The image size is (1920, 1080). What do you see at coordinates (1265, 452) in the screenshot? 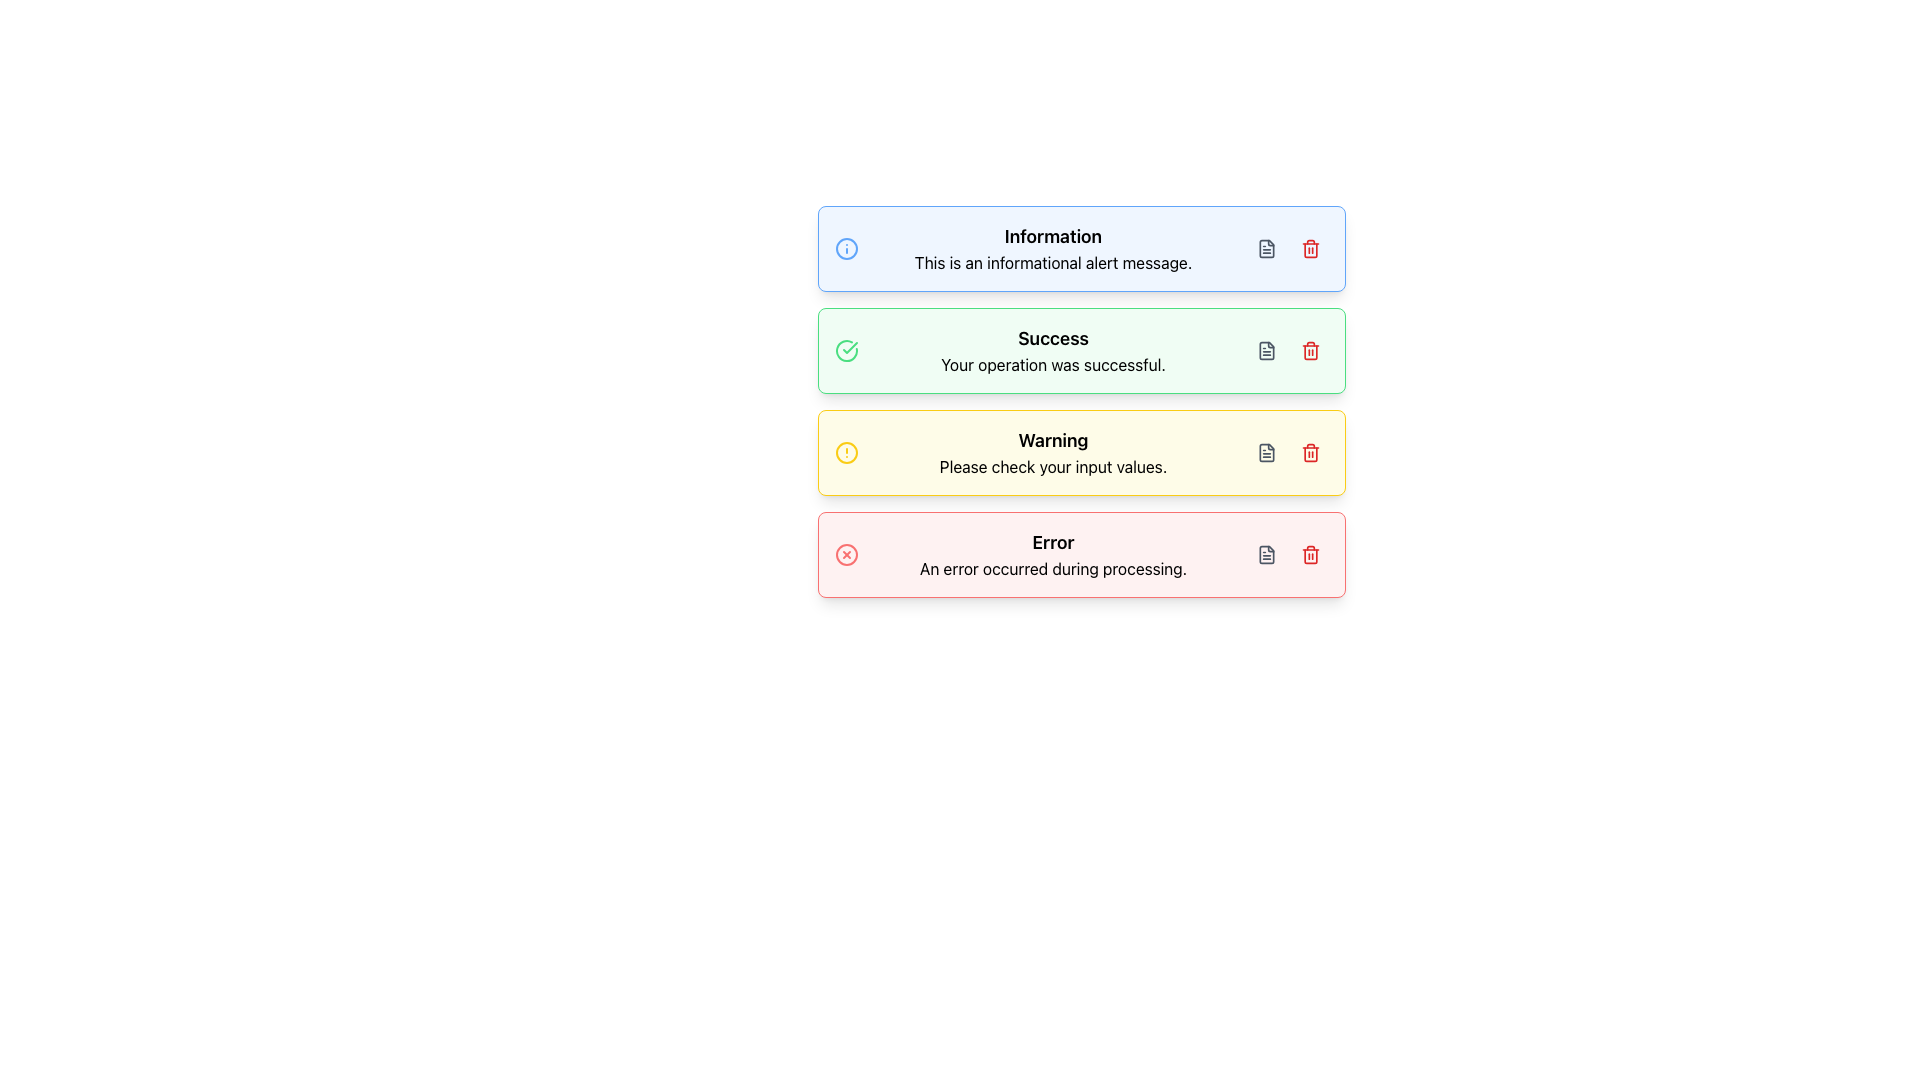
I see `the small file icon button, which is located inside a yellow warning alert box to the right of the alert text and to the left of a red trash icon` at bounding box center [1265, 452].